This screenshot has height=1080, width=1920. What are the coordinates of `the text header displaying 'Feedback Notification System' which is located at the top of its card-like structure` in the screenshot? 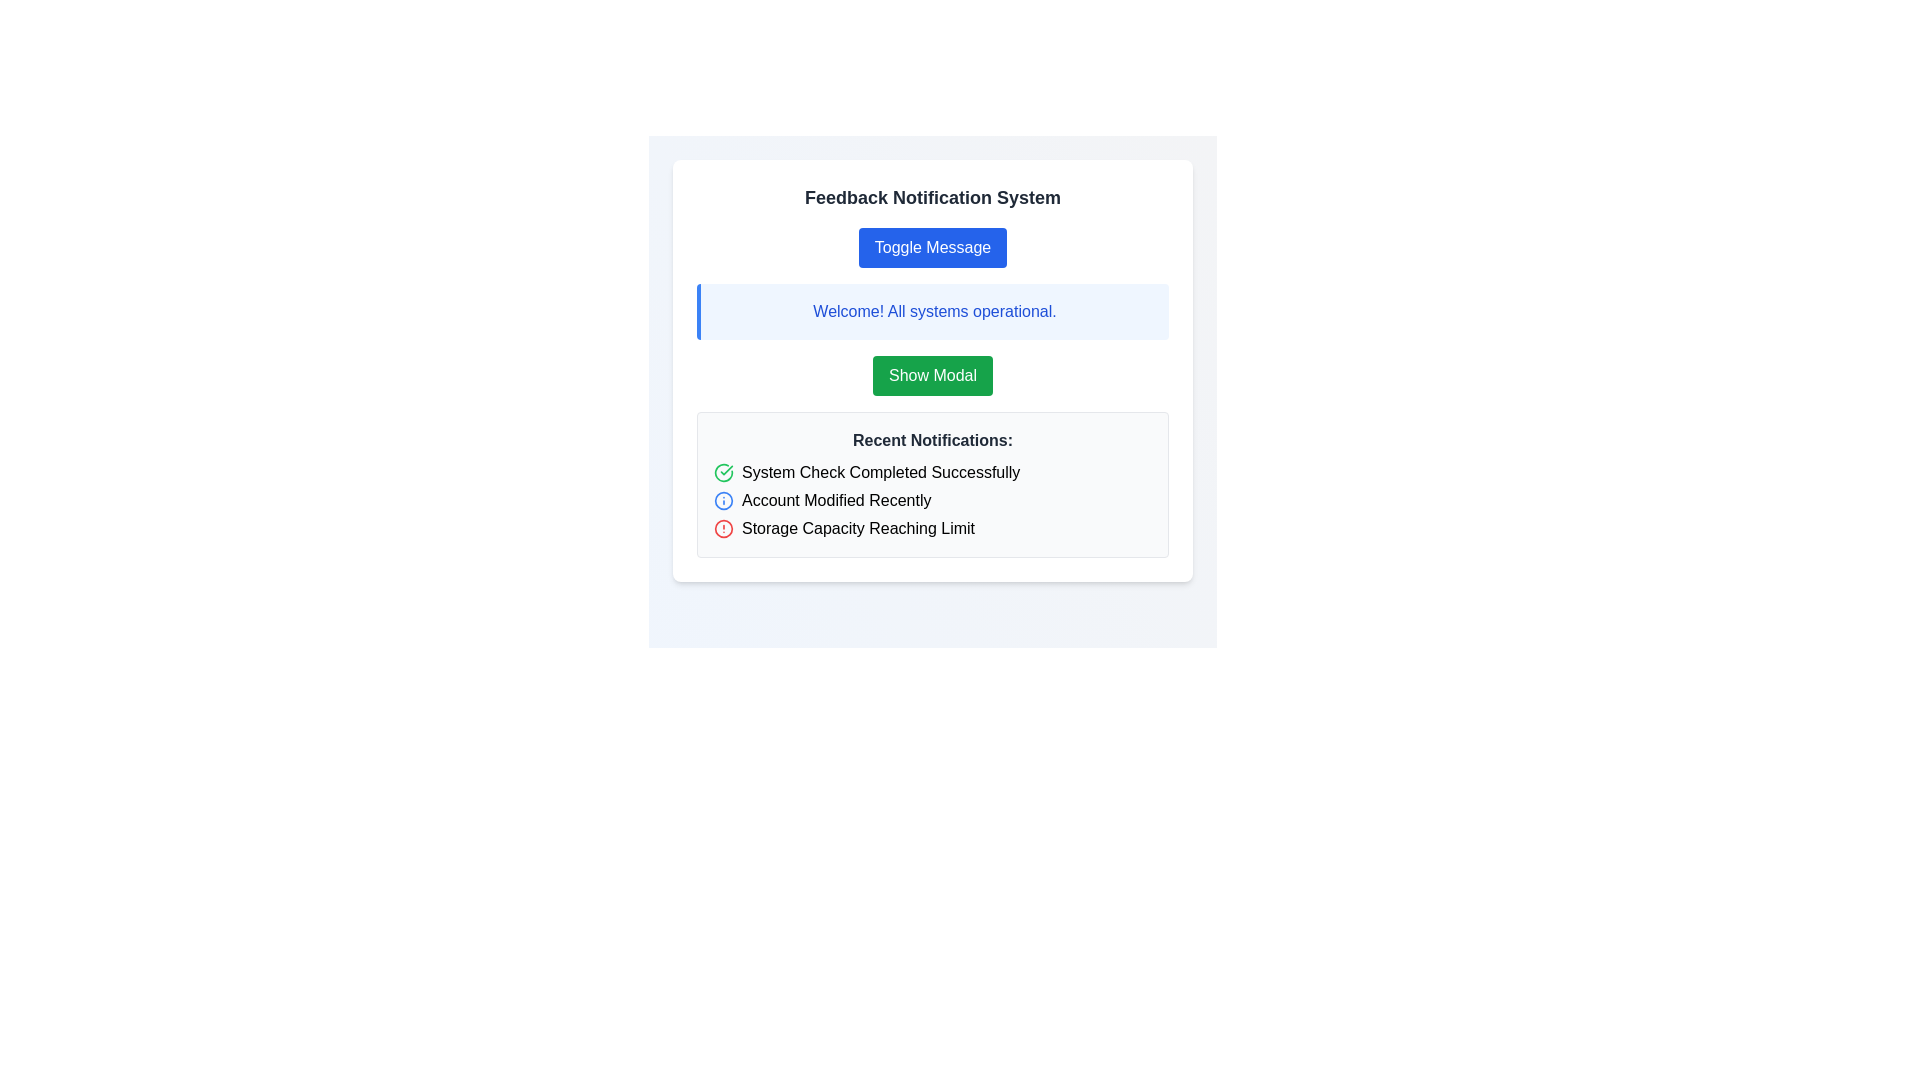 It's located at (931, 197).